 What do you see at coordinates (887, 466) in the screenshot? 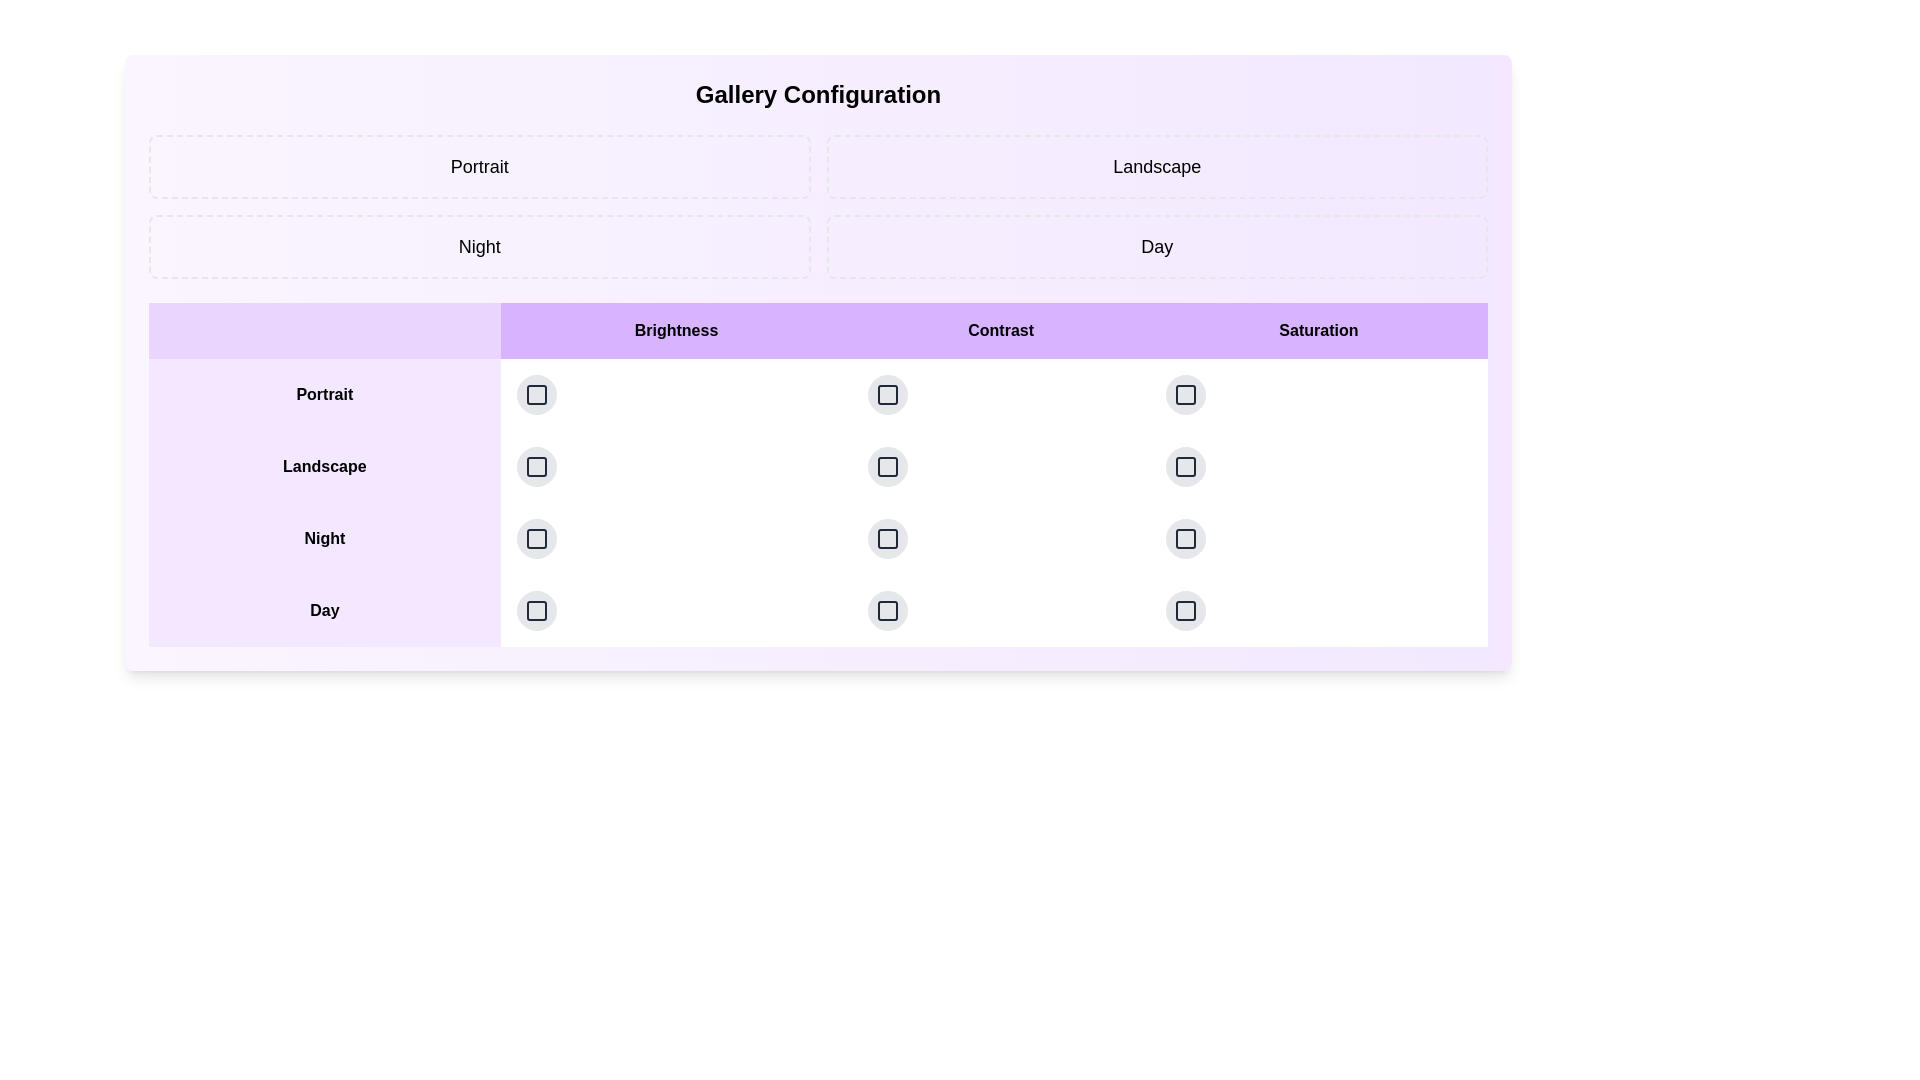
I see `the square button with rounded corners, set within a light gray circular background, located` at bounding box center [887, 466].